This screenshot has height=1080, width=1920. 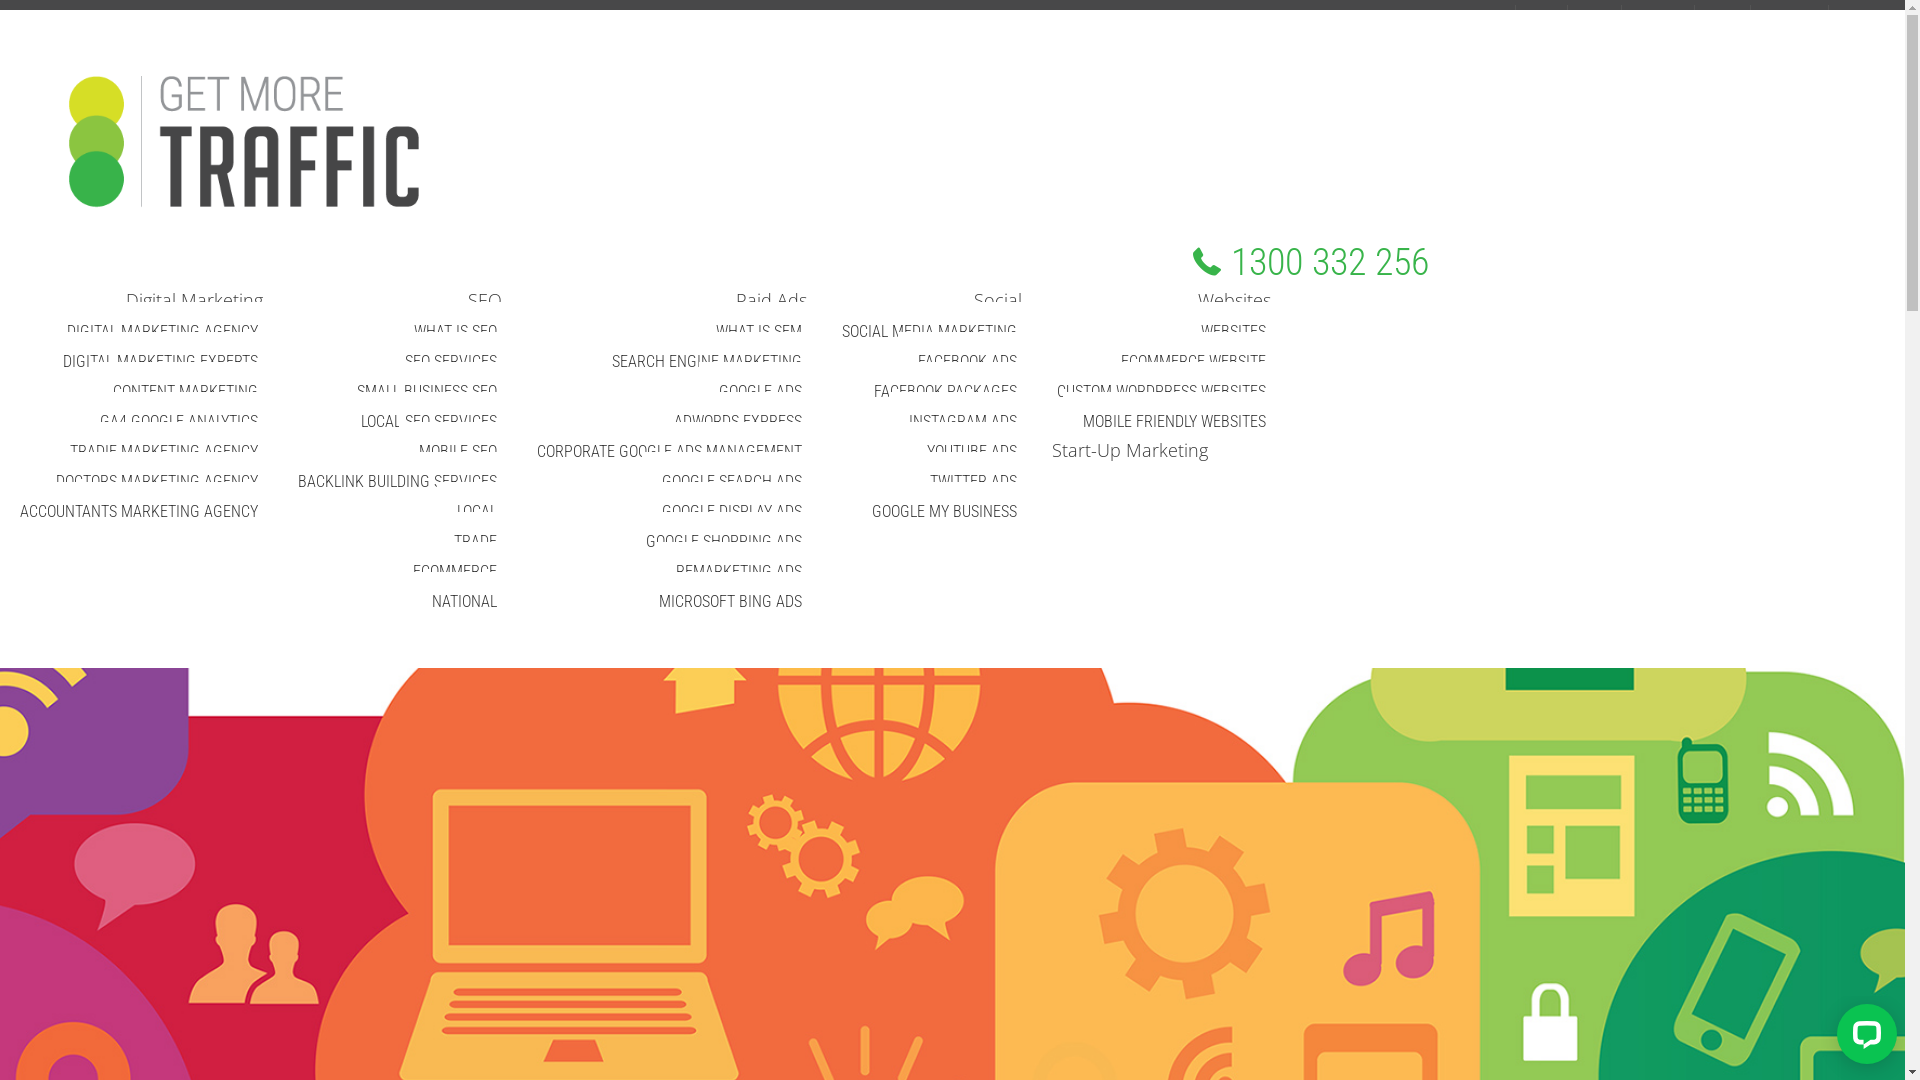 What do you see at coordinates (730, 481) in the screenshot?
I see `'GOOGLE SEARCH ADS'` at bounding box center [730, 481].